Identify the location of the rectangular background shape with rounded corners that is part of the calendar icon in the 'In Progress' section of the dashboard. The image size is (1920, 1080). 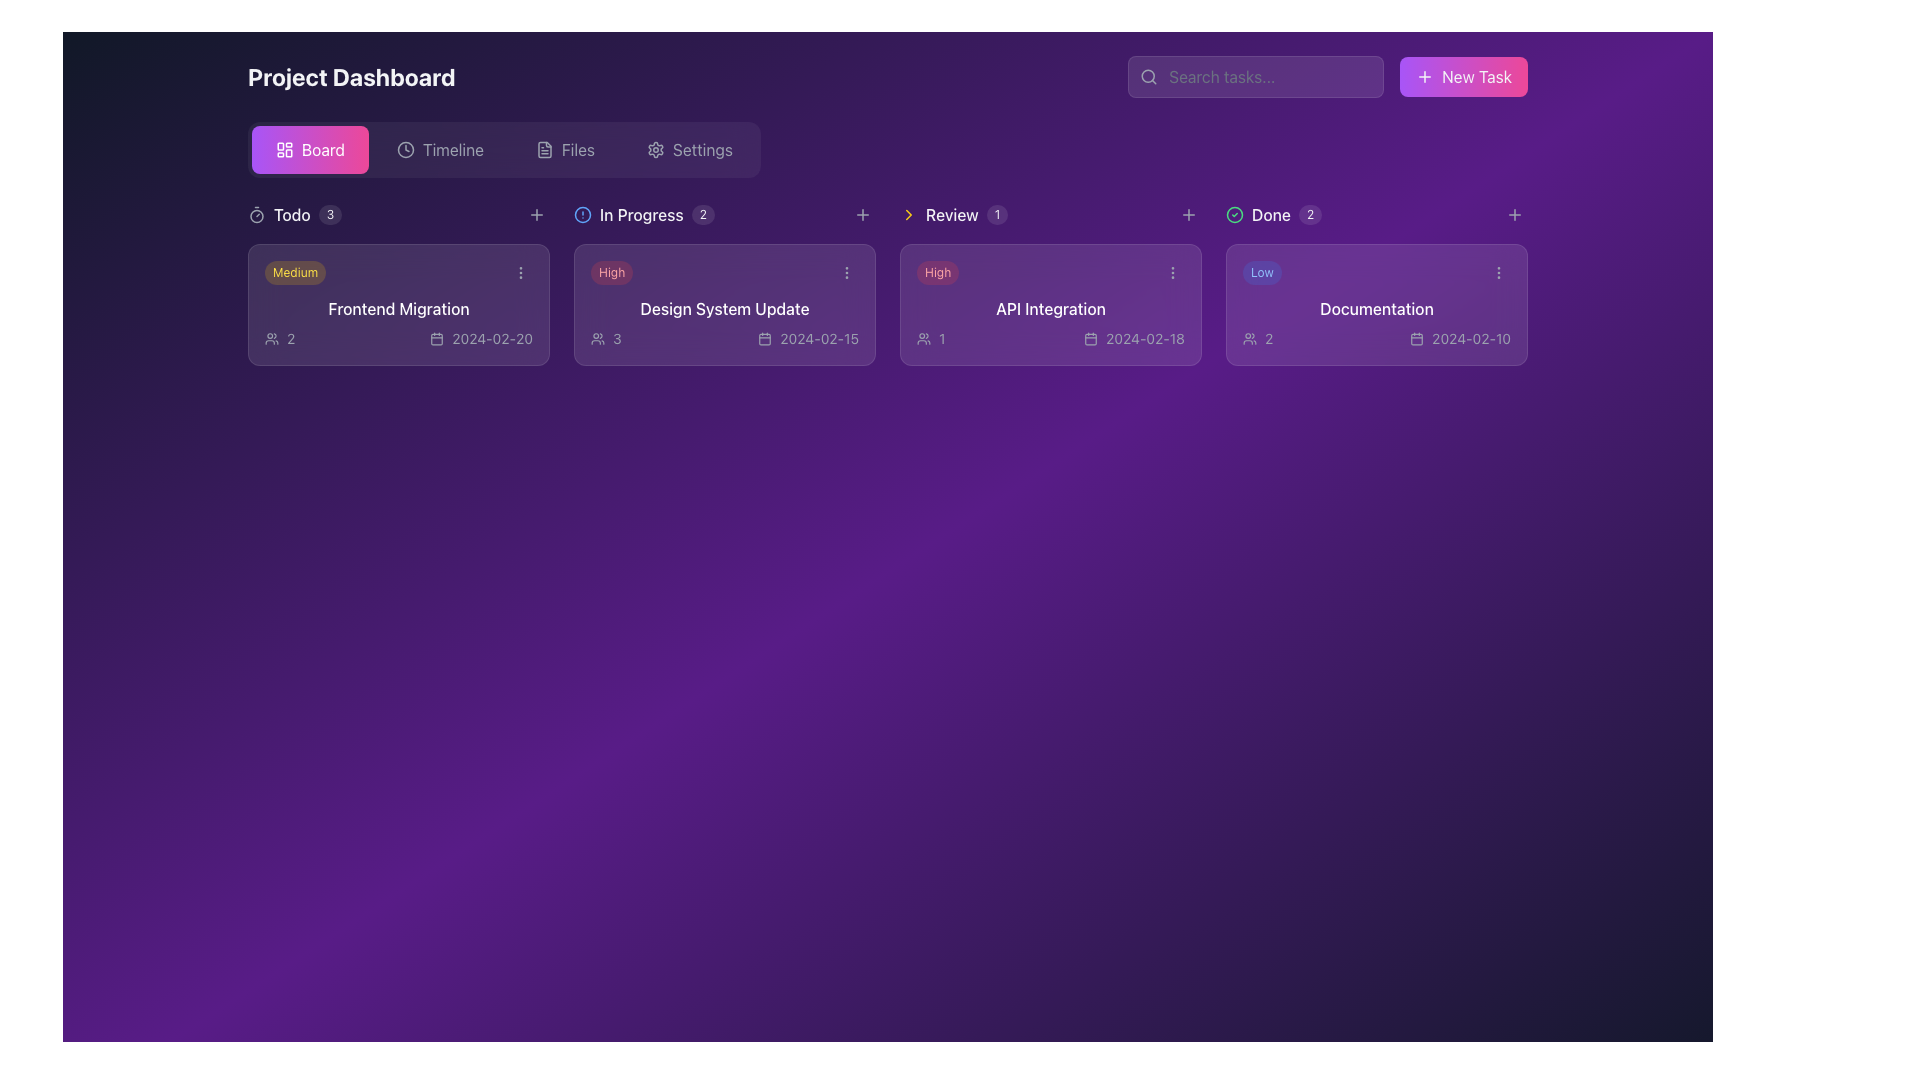
(764, 338).